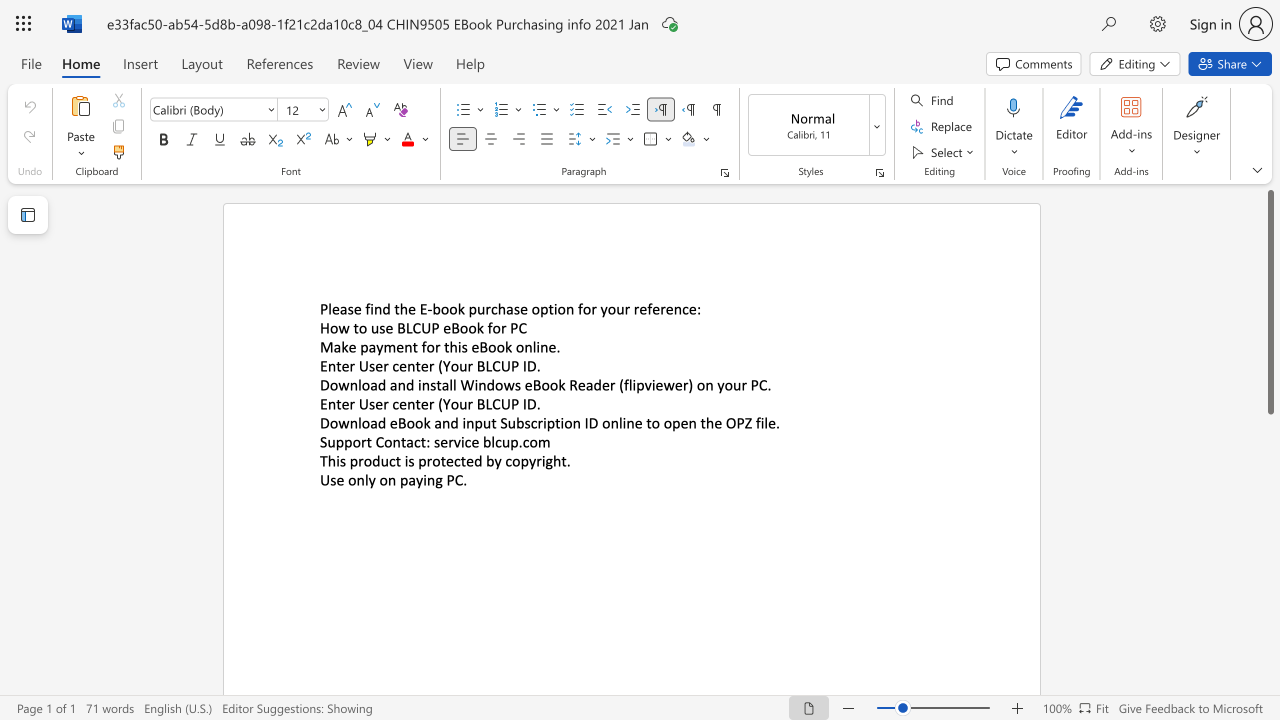 This screenshot has height=720, width=1280. What do you see at coordinates (1269, 570) in the screenshot?
I see `the scrollbar to move the page down` at bounding box center [1269, 570].